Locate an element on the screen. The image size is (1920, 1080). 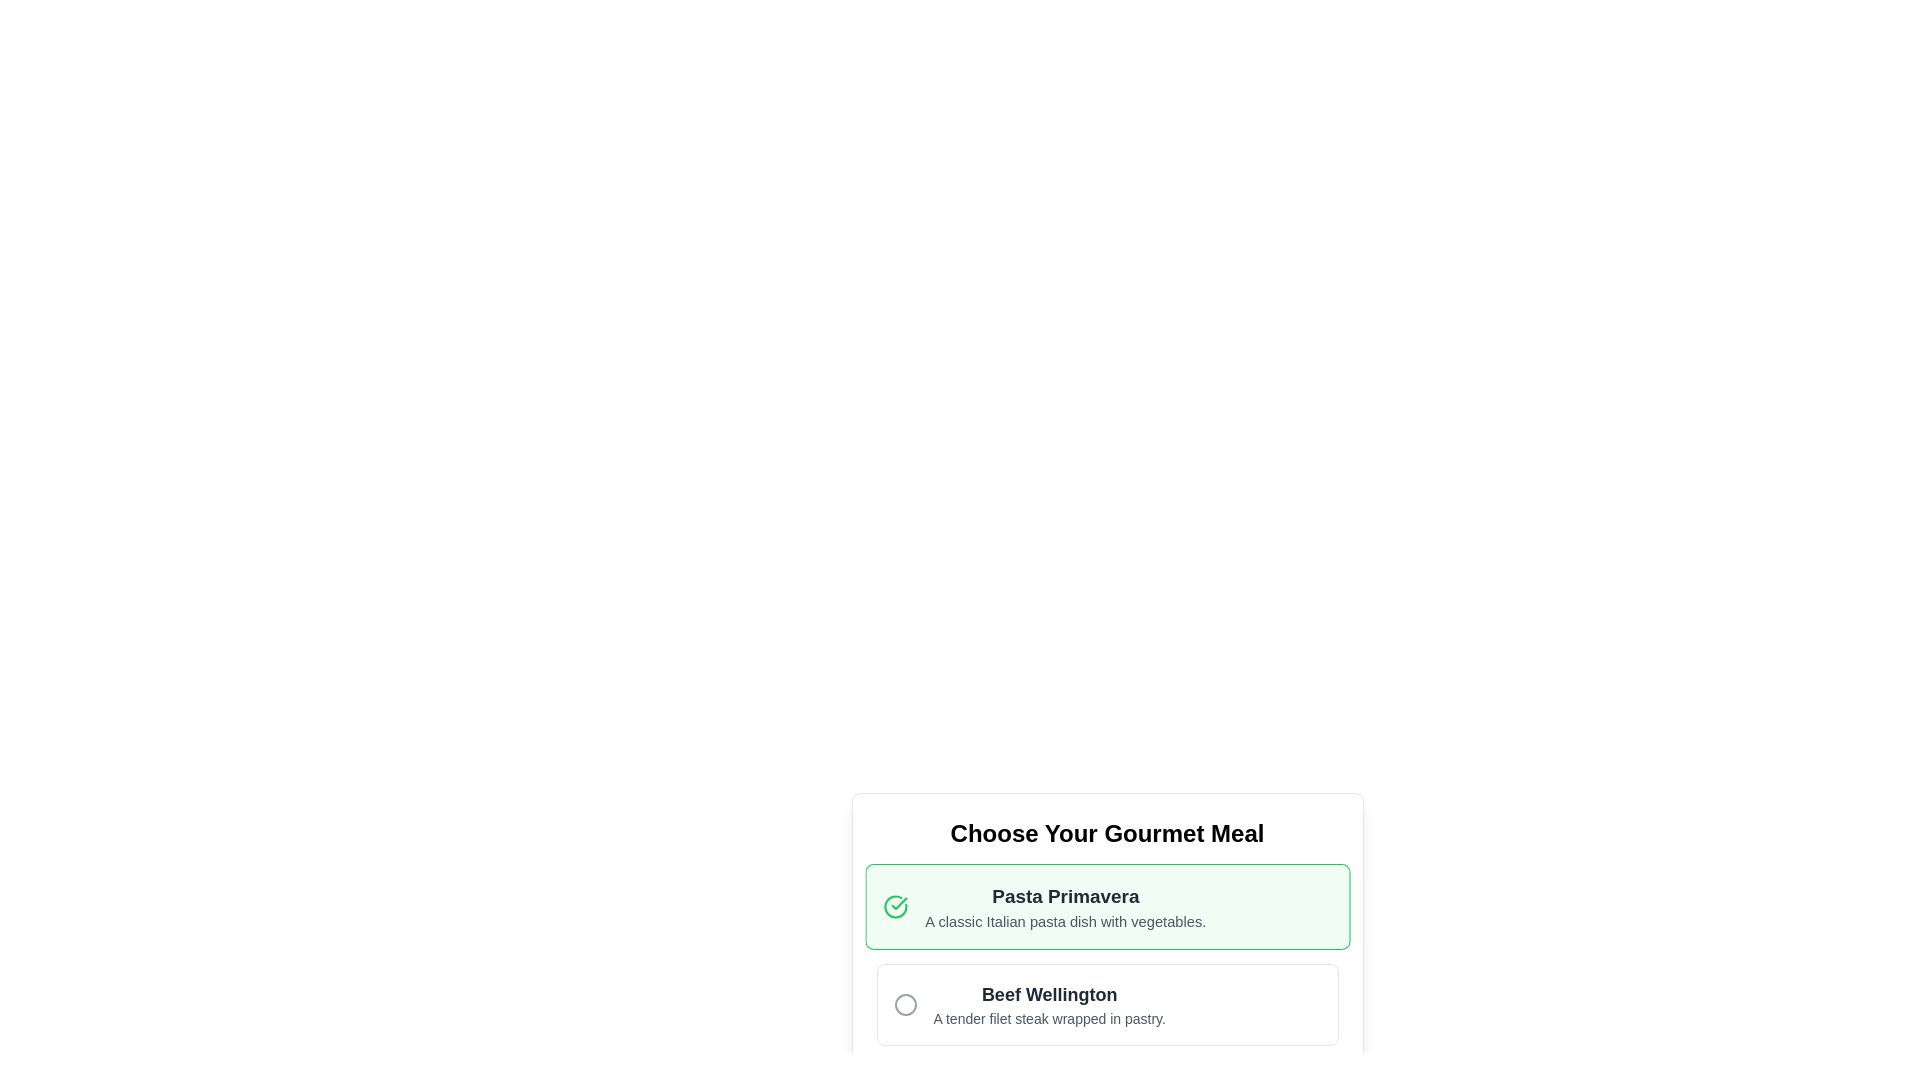
the green checkmark icon located to the left of the 'Pasta Primavera' option in the meal selection interface is located at coordinates (898, 903).